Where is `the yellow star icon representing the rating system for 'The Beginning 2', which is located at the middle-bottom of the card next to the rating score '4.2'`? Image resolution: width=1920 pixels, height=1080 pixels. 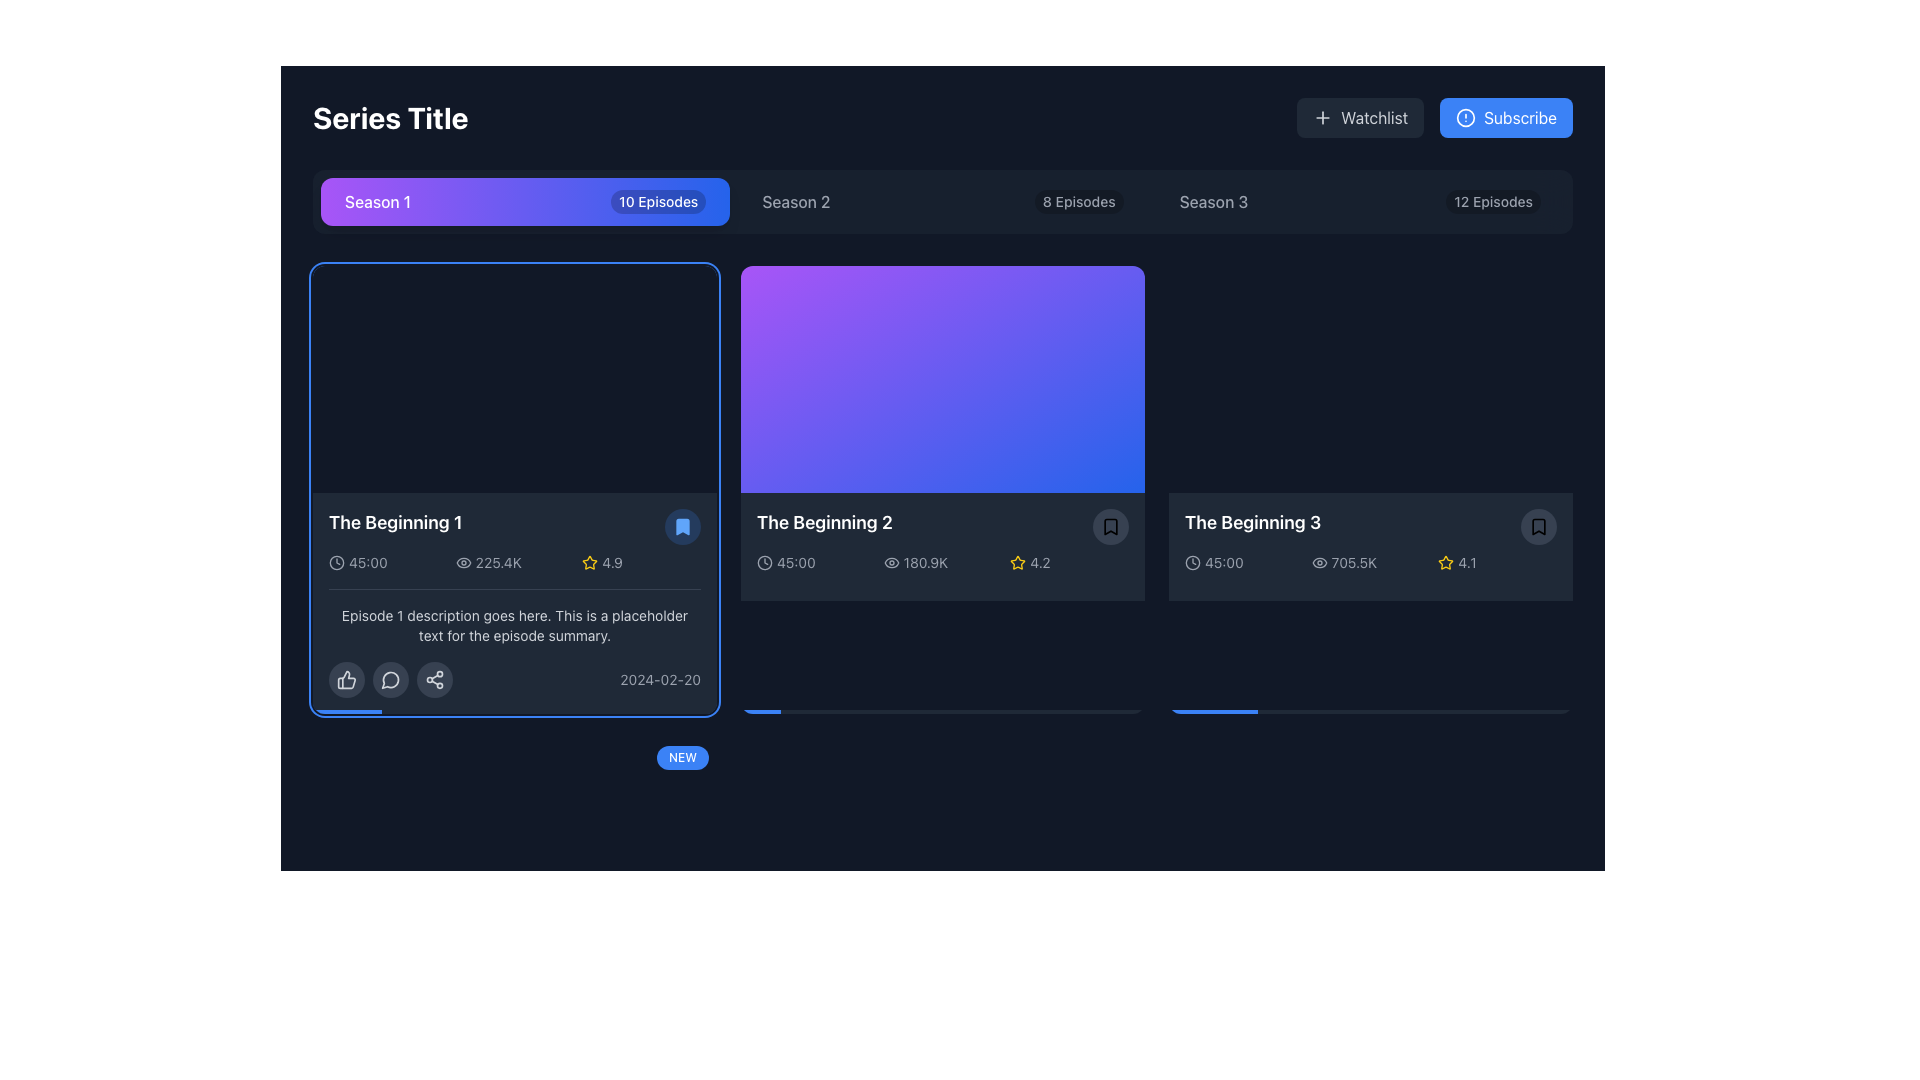
the yellow star icon representing the rating system for 'The Beginning 2', which is located at the middle-bottom of the card next to the rating score '4.2' is located at coordinates (1018, 563).